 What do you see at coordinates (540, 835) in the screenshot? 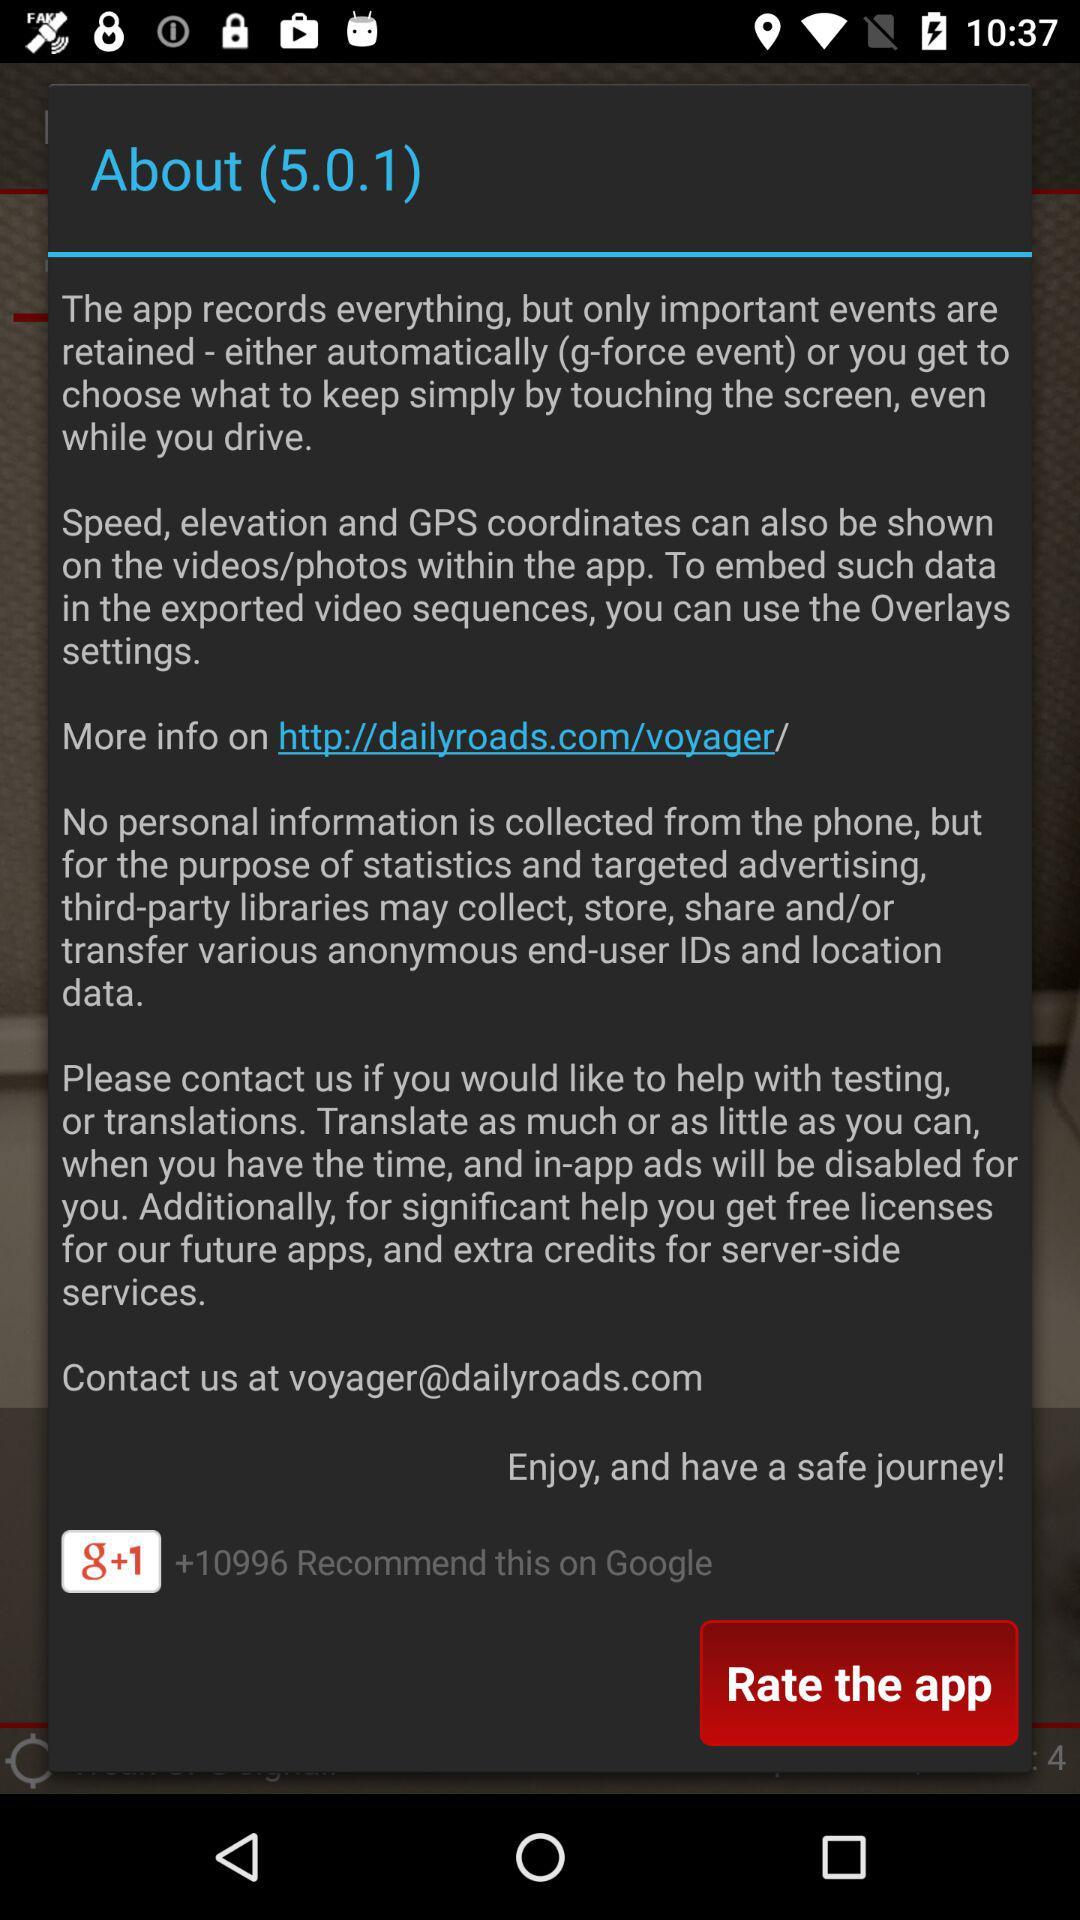
I see `dailyroads voyager allows item` at bounding box center [540, 835].